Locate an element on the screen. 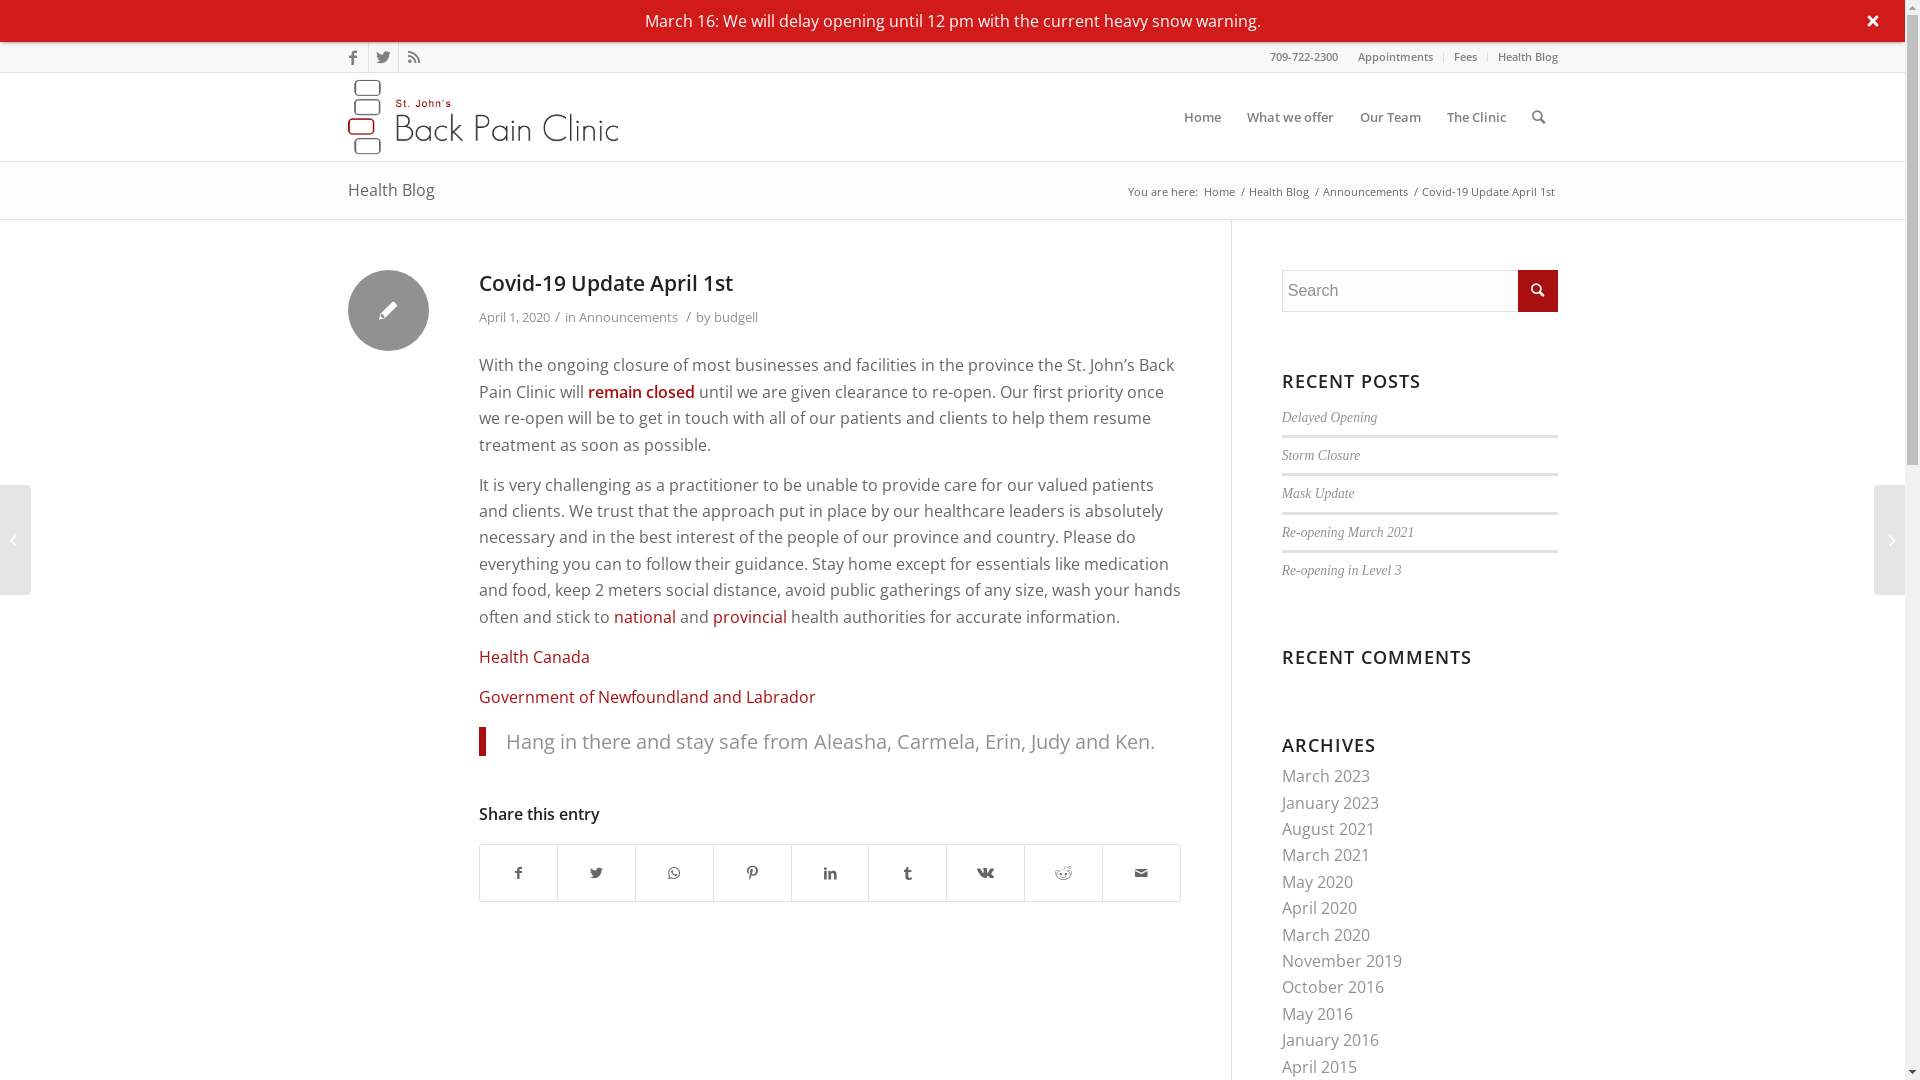 The height and width of the screenshot is (1080, 1920). 'August 2021' is located at coordinates (1328, 829).